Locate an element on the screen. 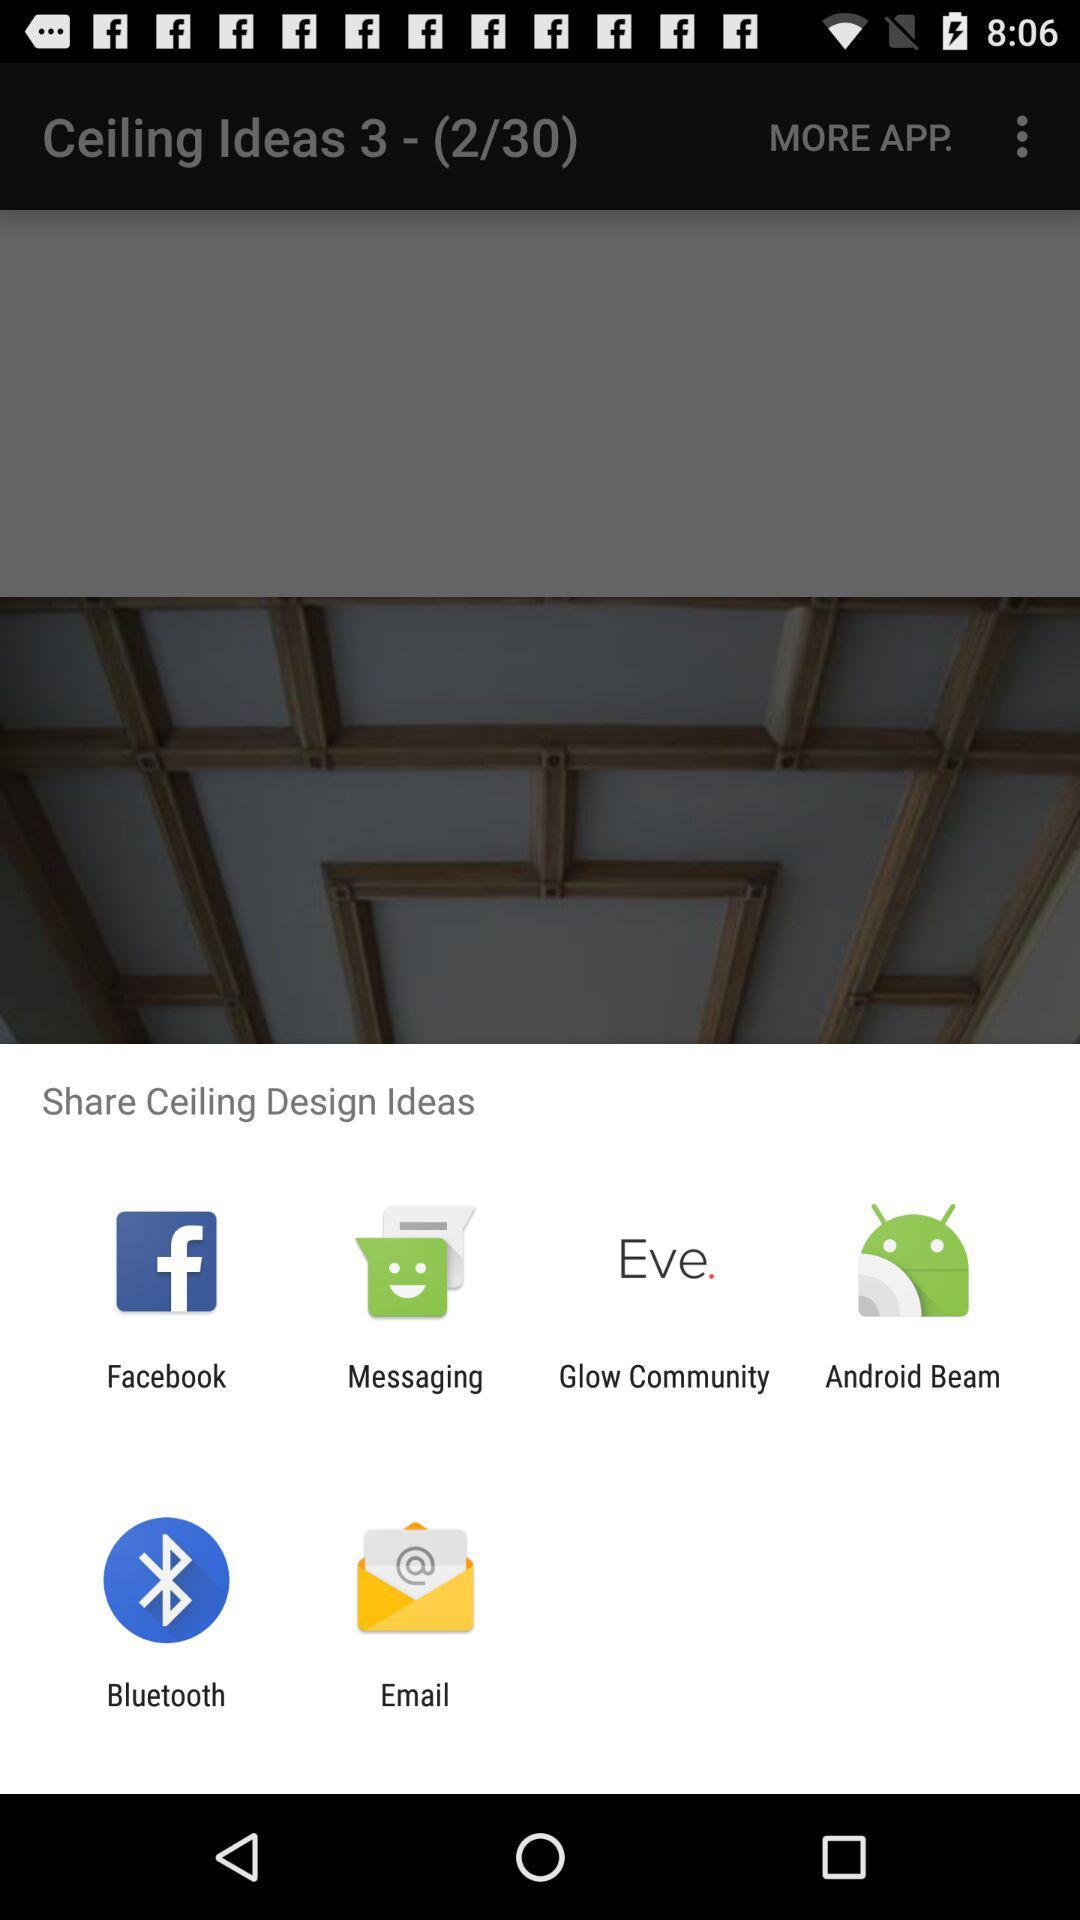 The height and width of the screenshot is (1920, 1080). app next to the messaging is located at coordinates (664, 1392).